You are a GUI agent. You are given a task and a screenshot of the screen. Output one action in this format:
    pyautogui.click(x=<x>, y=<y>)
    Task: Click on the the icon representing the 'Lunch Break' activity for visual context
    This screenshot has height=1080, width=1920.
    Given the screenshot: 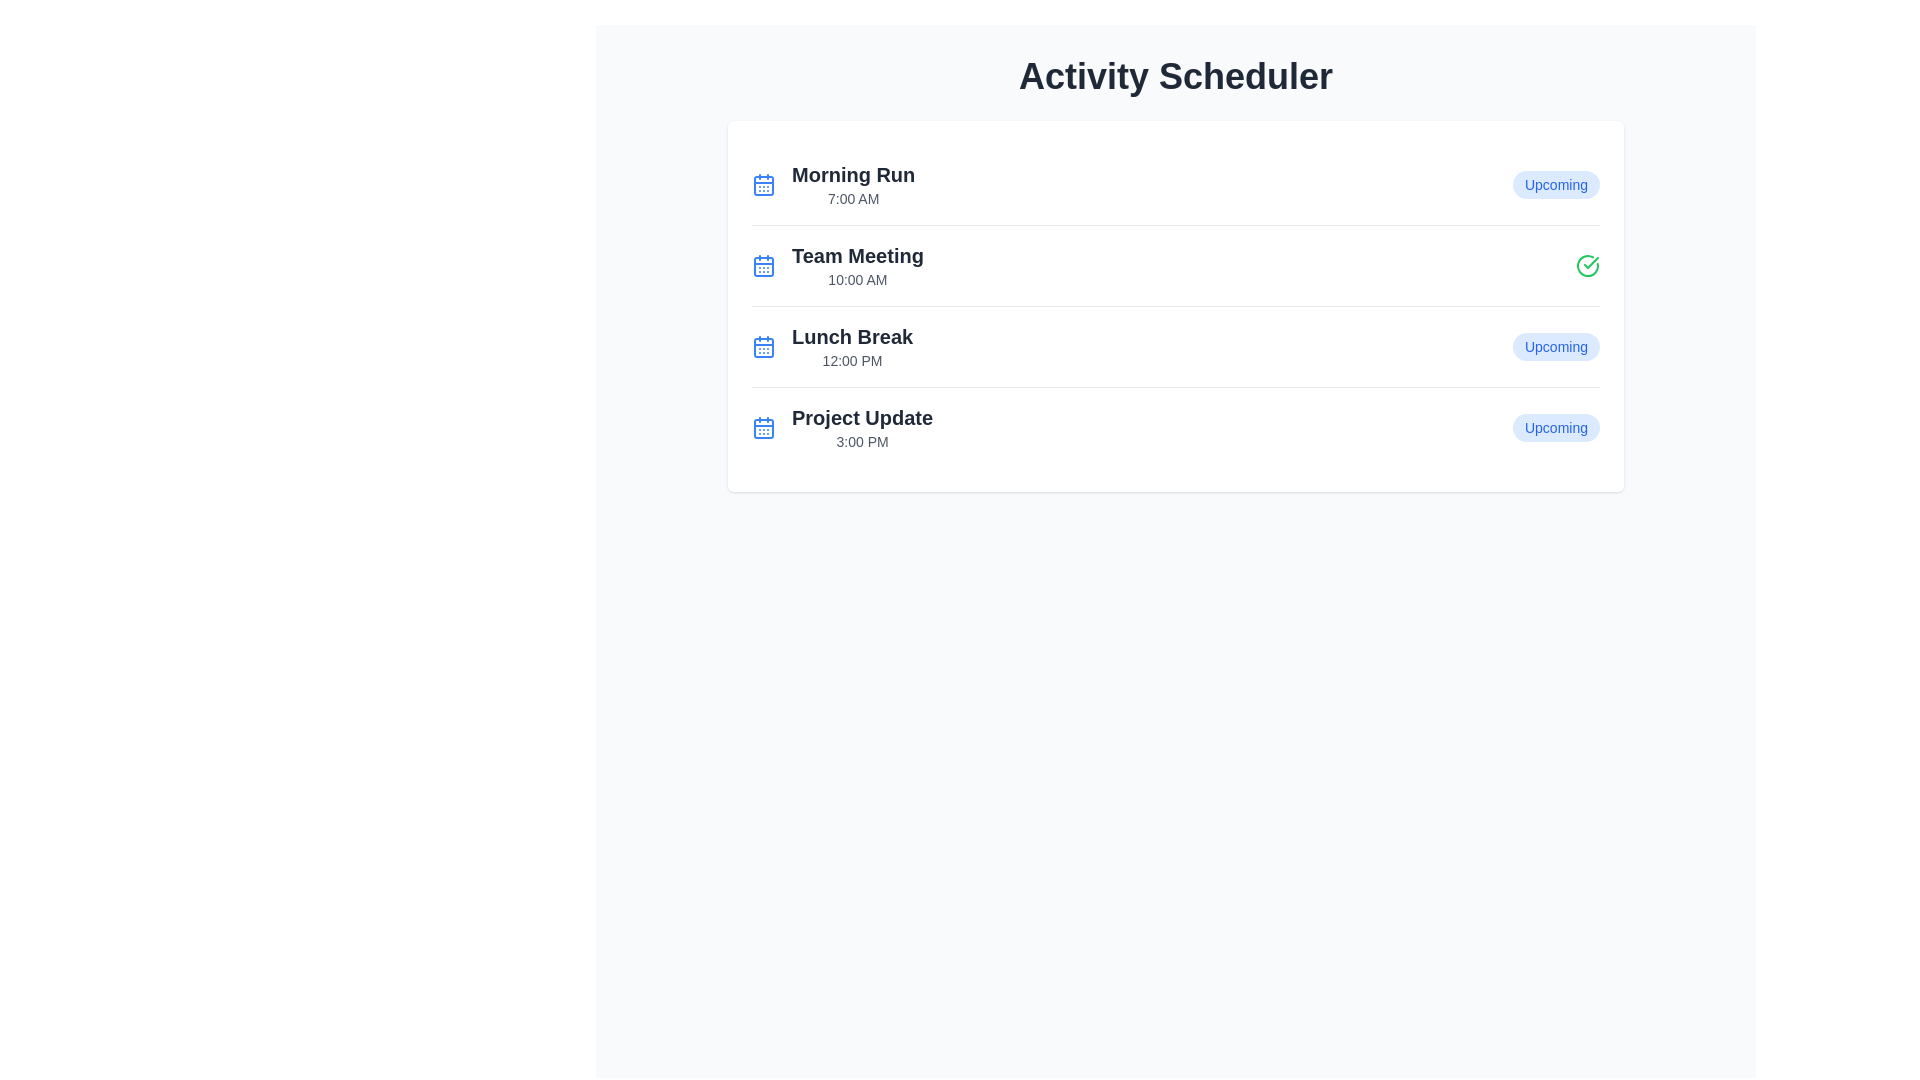 What is the action you would take?
    pyautogui.click(x=762, y=346)
    